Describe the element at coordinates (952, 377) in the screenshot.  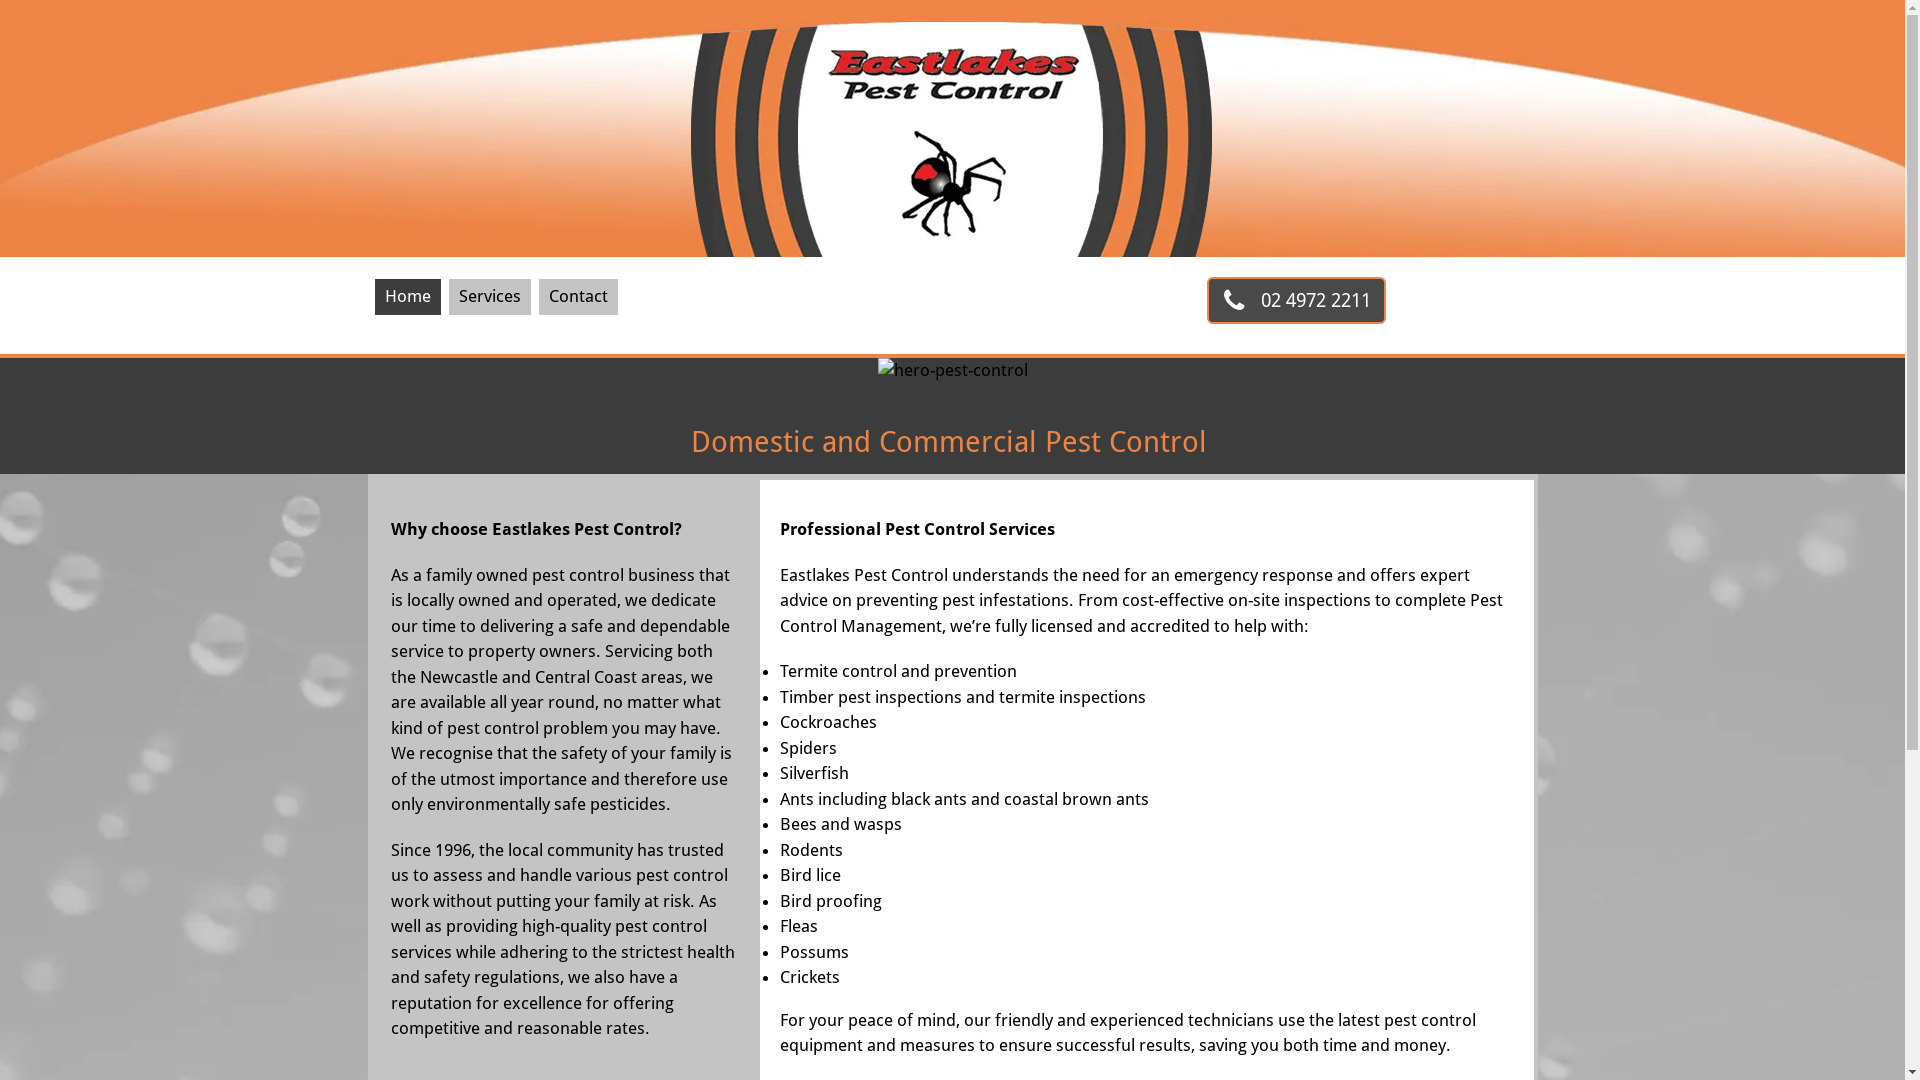
I see `'hero-pest-control'` at that location.